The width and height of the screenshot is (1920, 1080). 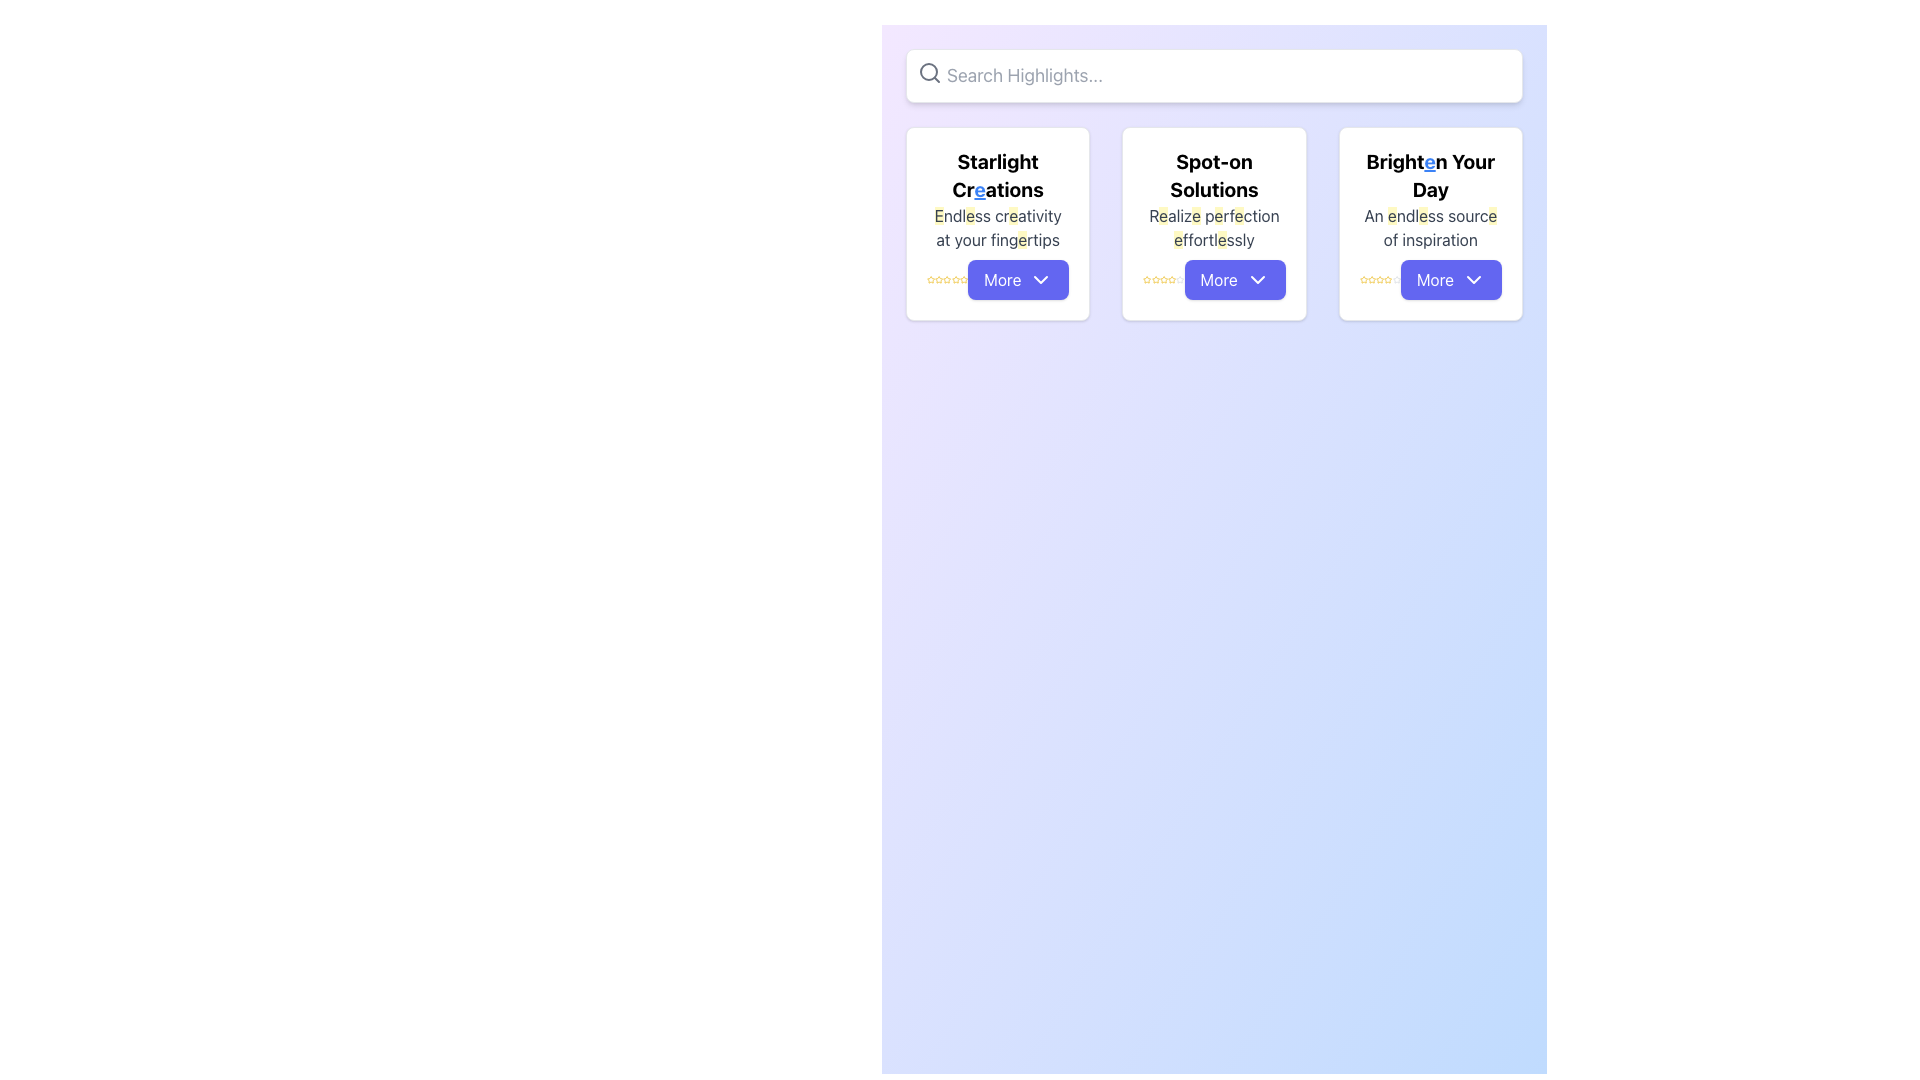 What do you see at coordinates (954, 216) in the screenshot?
I see `the text segment 'ndl' within the phrase 'Endless creativity at your fingertips' located in the left card of the interface` at bounding box center [954, 216].